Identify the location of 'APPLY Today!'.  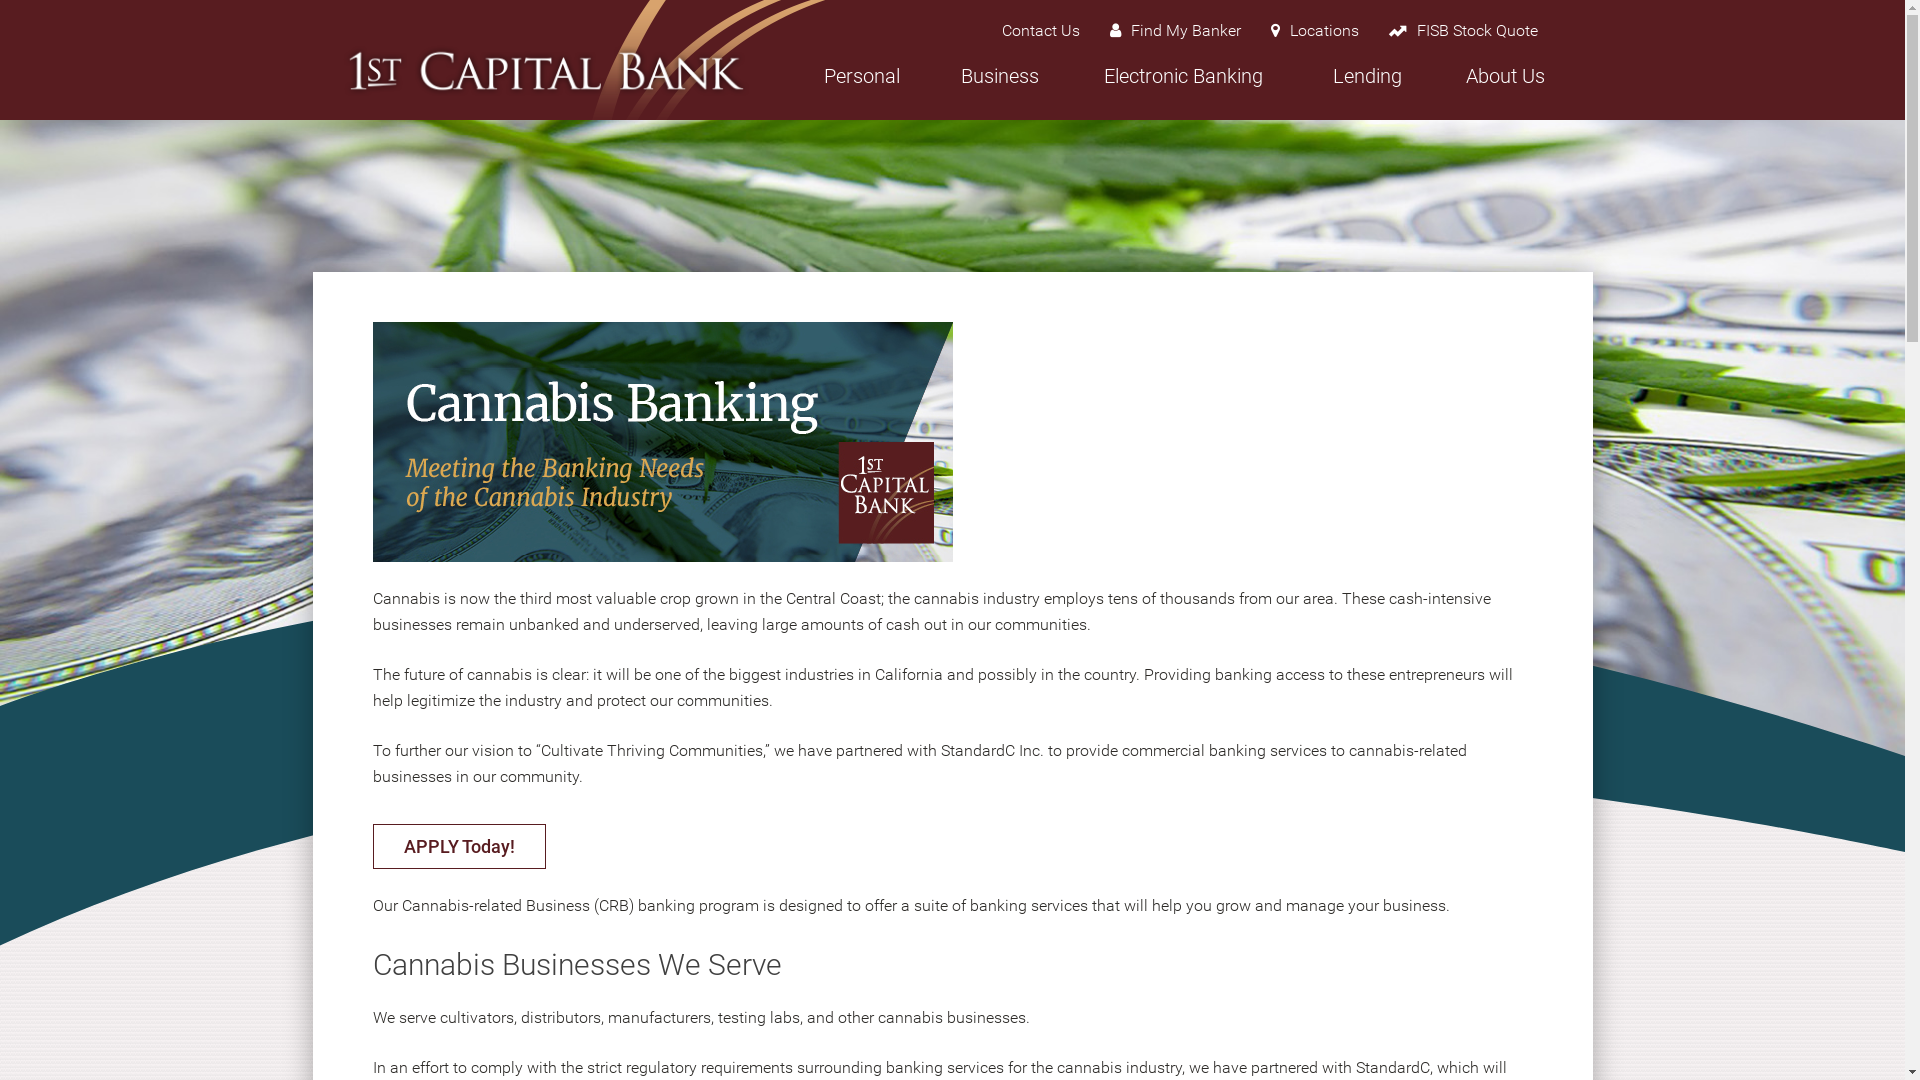
(457, 846).